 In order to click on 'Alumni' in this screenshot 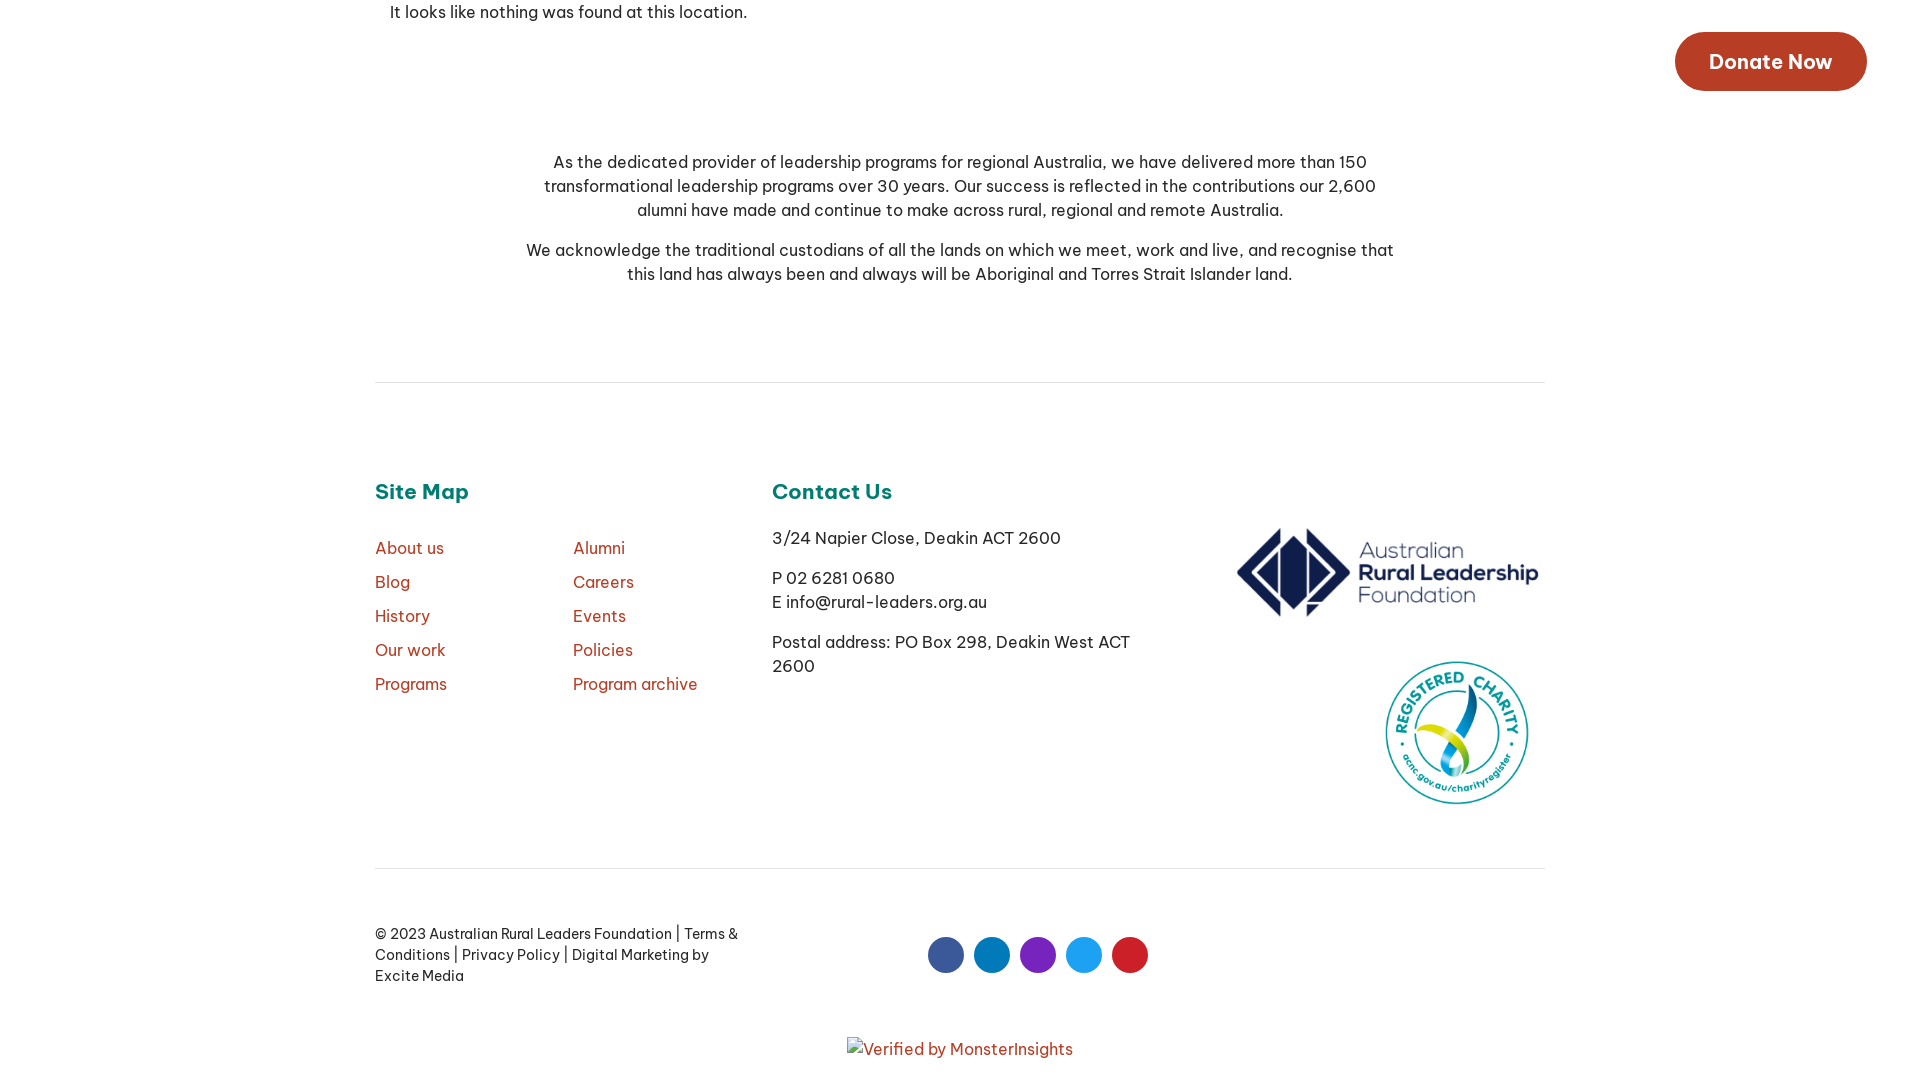, I will do `click(662, 547)`.